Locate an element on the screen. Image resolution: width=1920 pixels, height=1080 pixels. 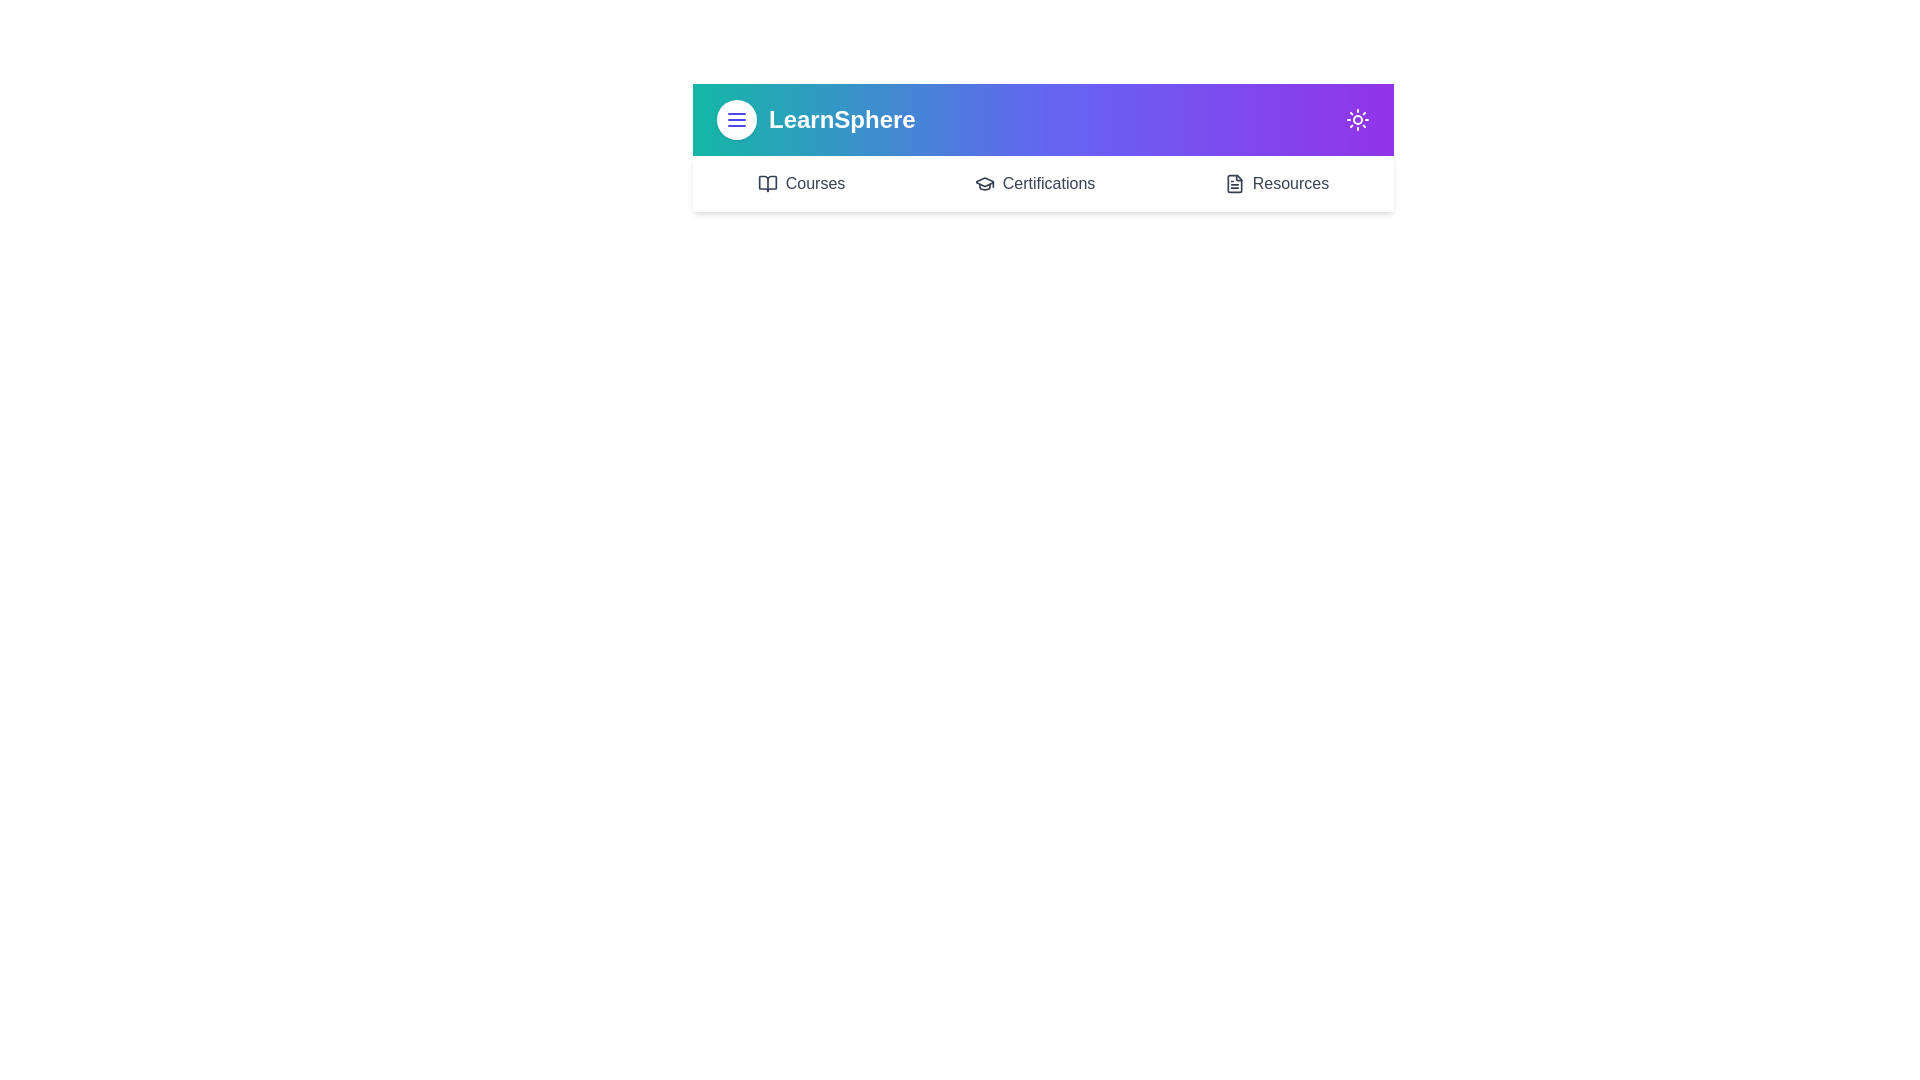
the 'Resources' navigation link is located at coordinates (1275, 184).